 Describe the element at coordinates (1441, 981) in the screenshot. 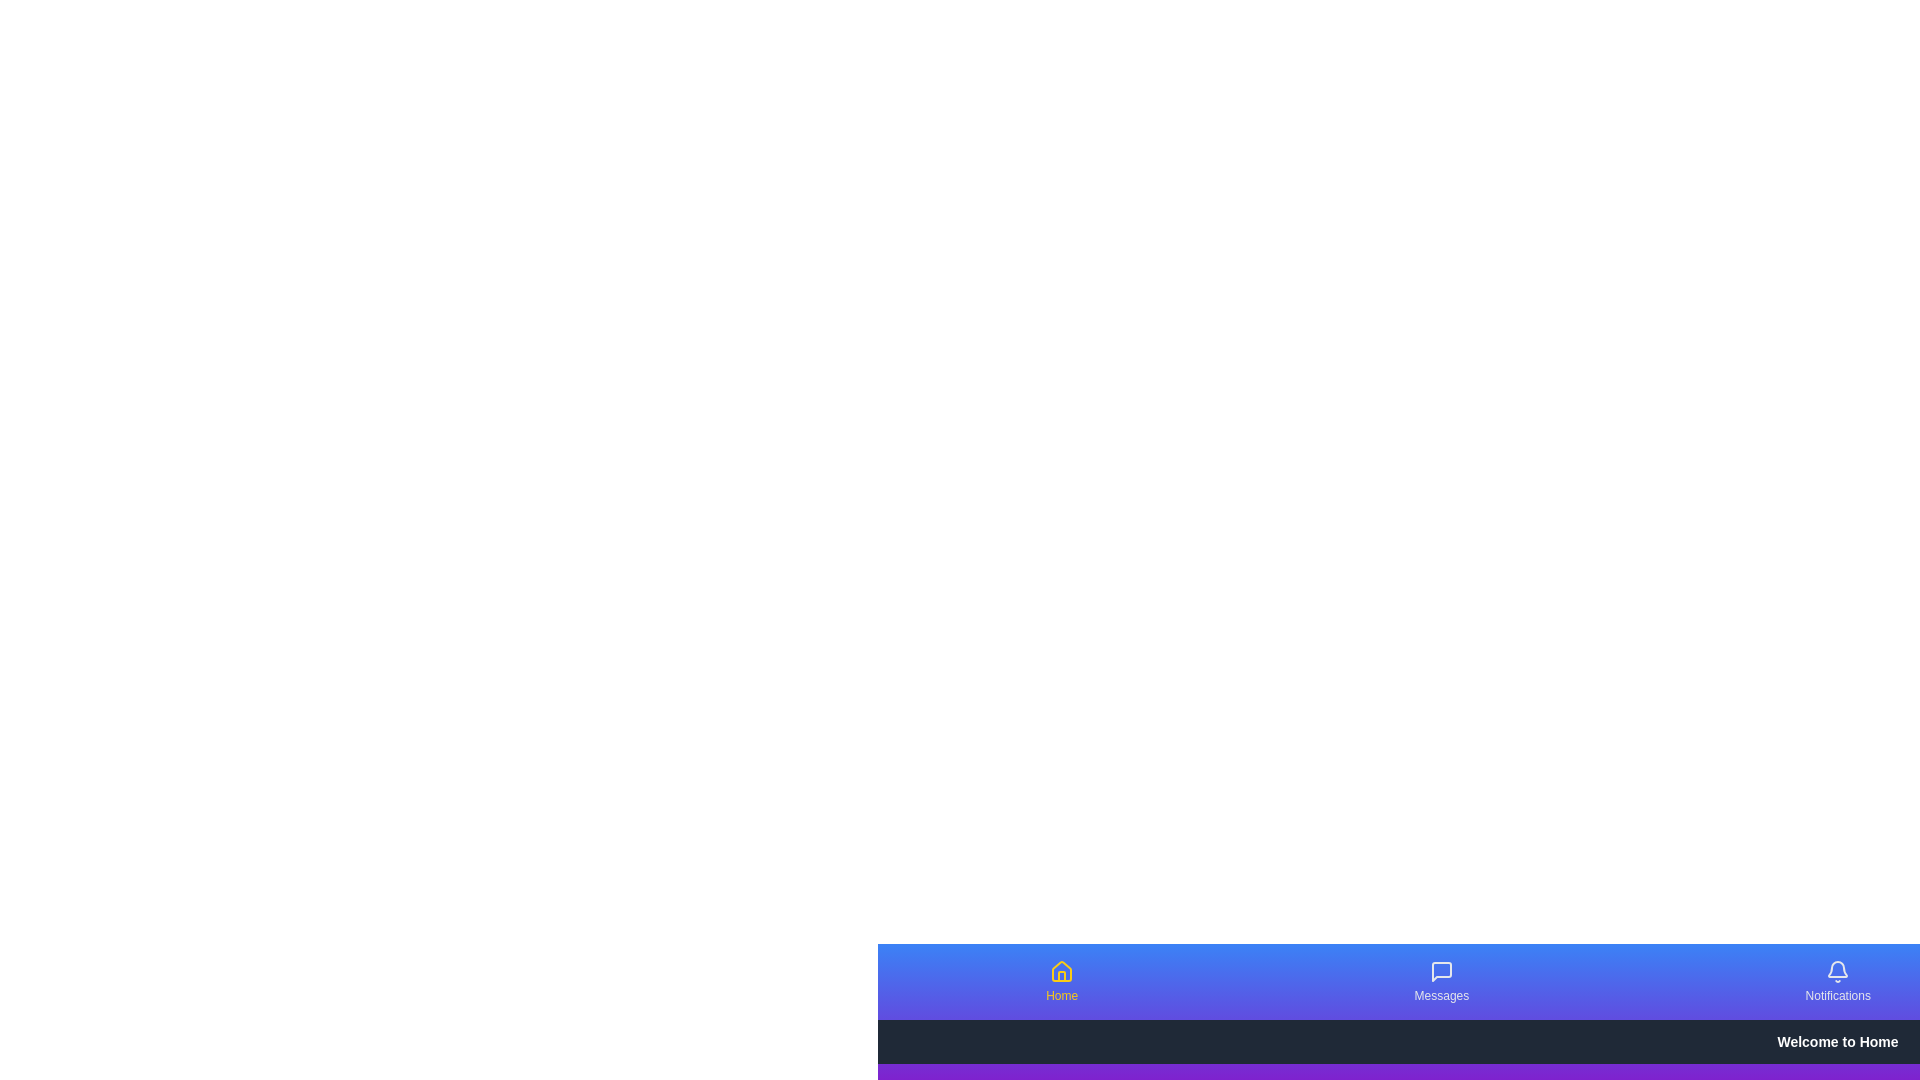

I see `the Messages tab in the navigation bar` at that location.